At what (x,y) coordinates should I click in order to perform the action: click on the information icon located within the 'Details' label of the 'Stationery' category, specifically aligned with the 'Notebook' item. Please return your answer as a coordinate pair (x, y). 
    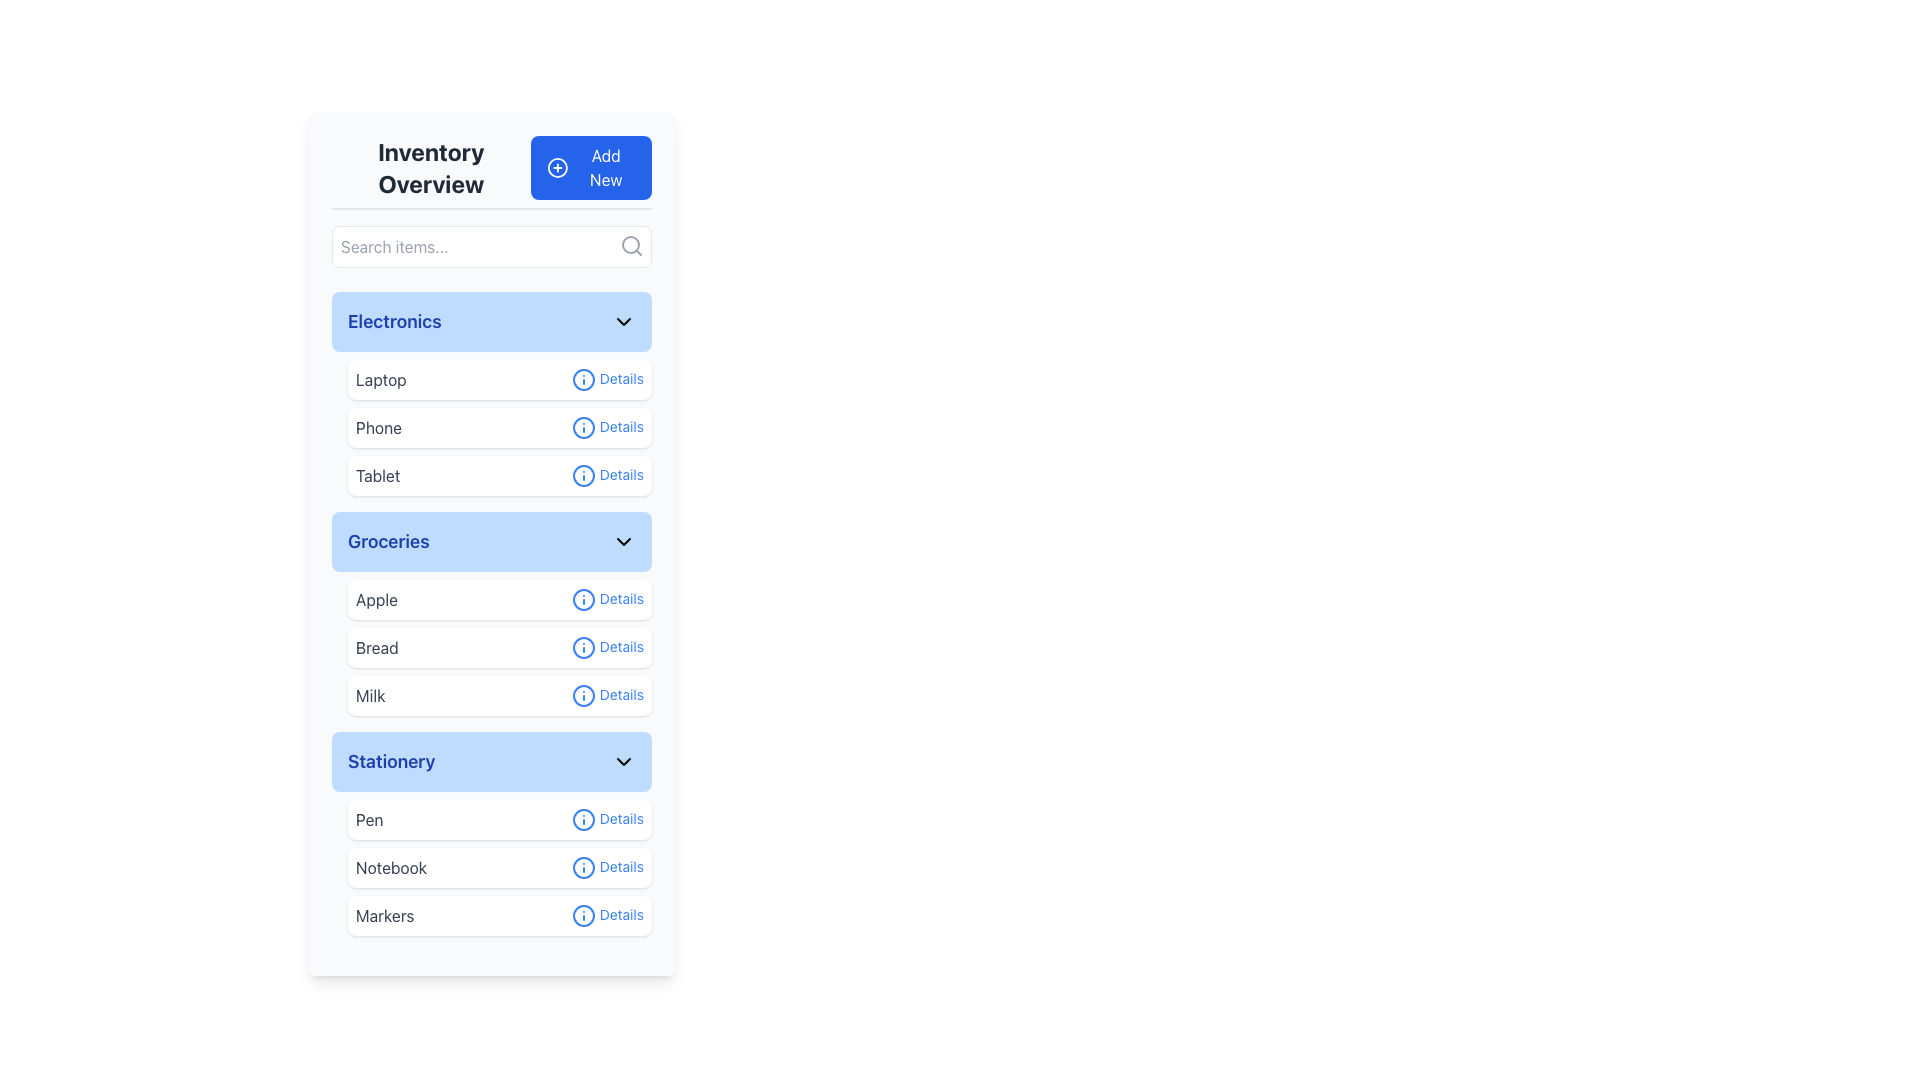
    Looking at the image, I should click on (582, 866).